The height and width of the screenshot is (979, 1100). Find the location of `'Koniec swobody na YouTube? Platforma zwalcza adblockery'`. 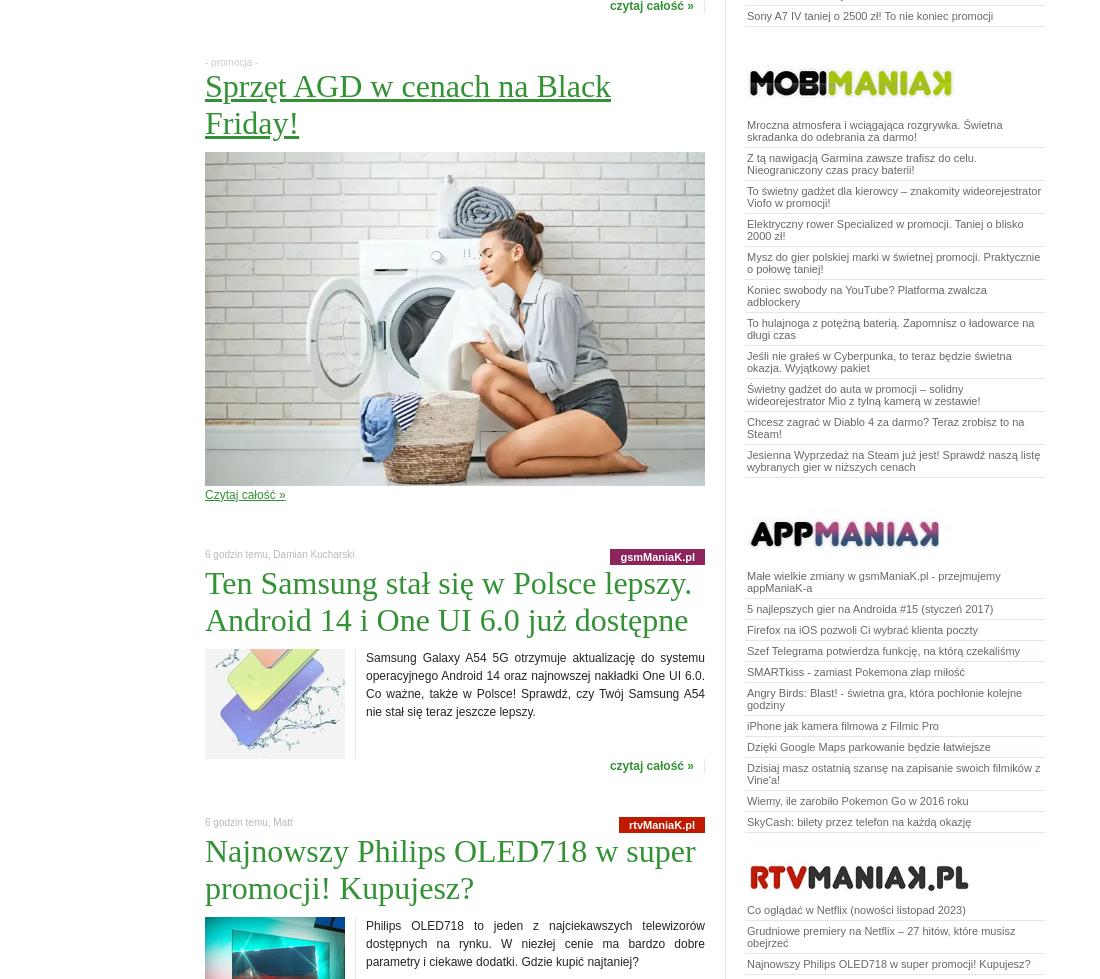

'Koniec swobody na YouTube? Platforma zwalcza adblockery' is located at coordinates (865, 295).